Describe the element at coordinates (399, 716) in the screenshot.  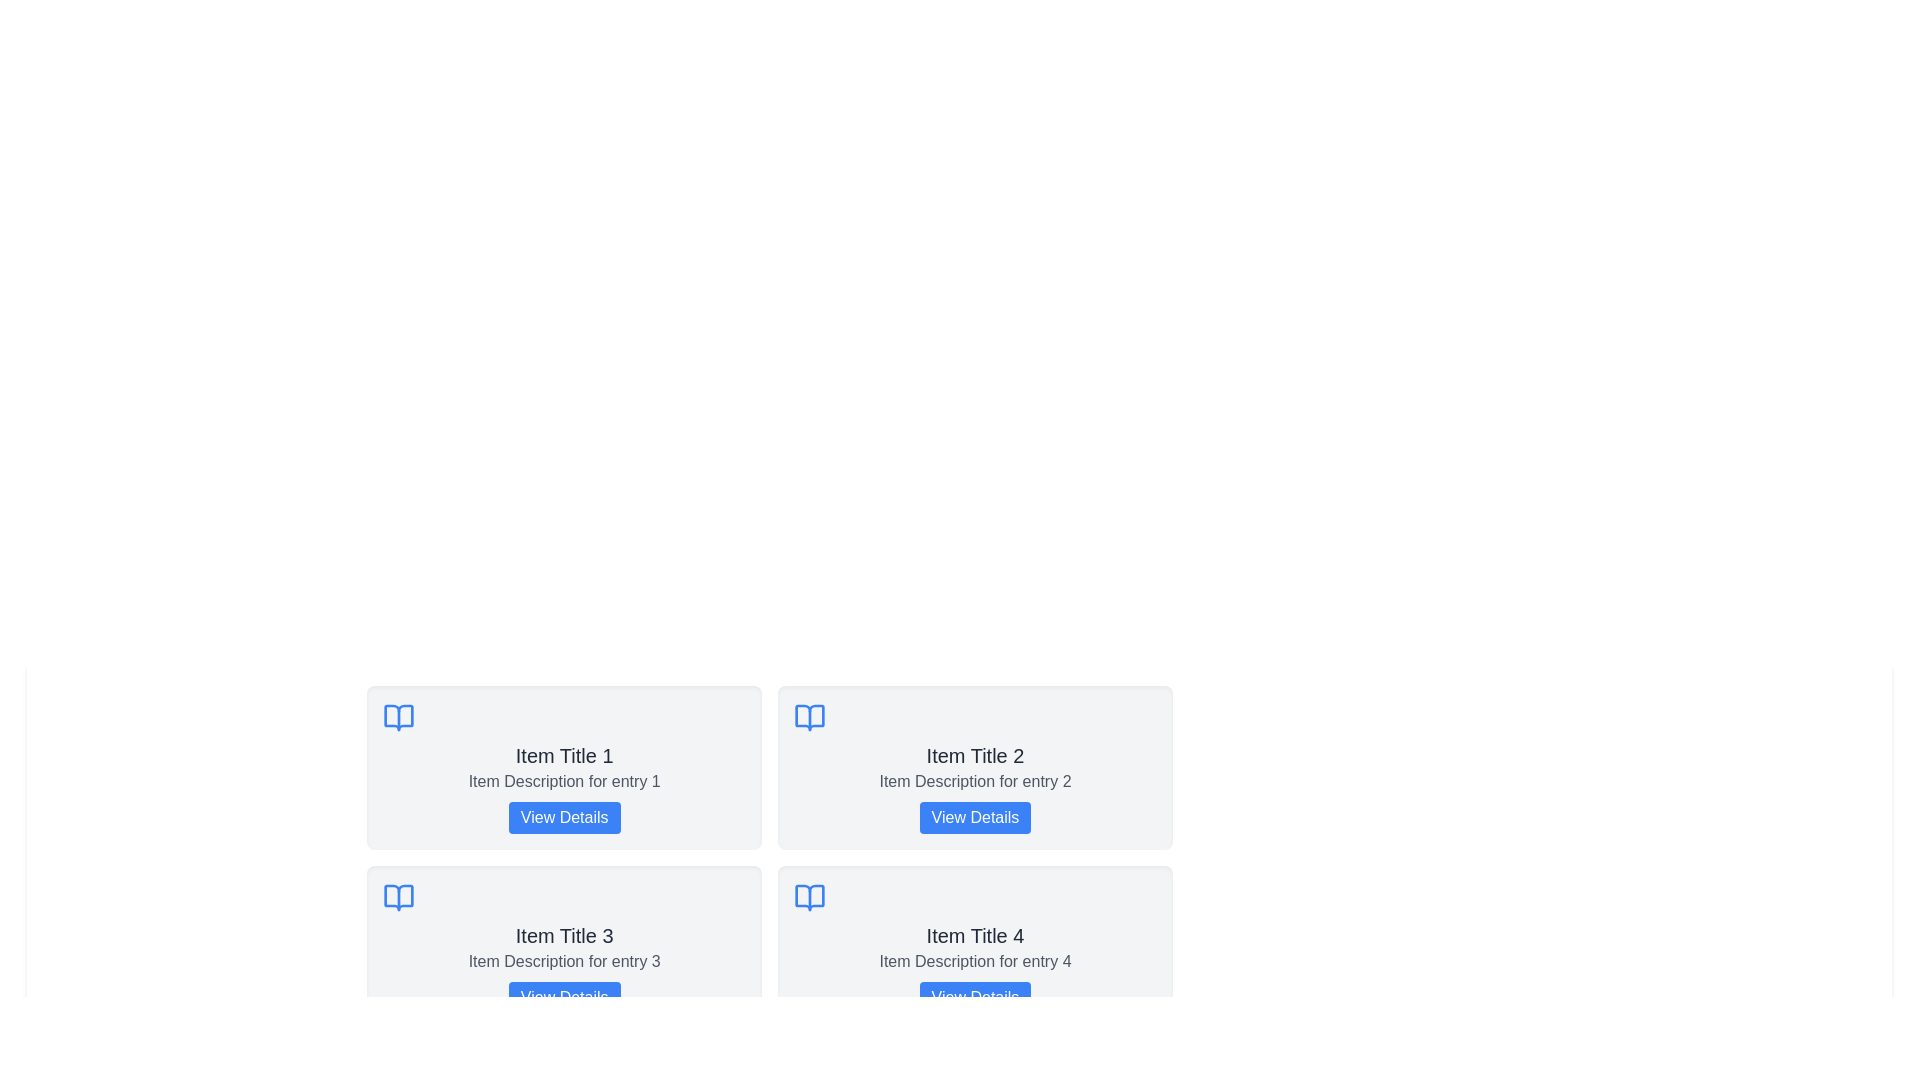
I see `the icon located at the top-left corner of the card that contains 'Item Title 1', which serves as a visual indicator related to books or literature` at that location.